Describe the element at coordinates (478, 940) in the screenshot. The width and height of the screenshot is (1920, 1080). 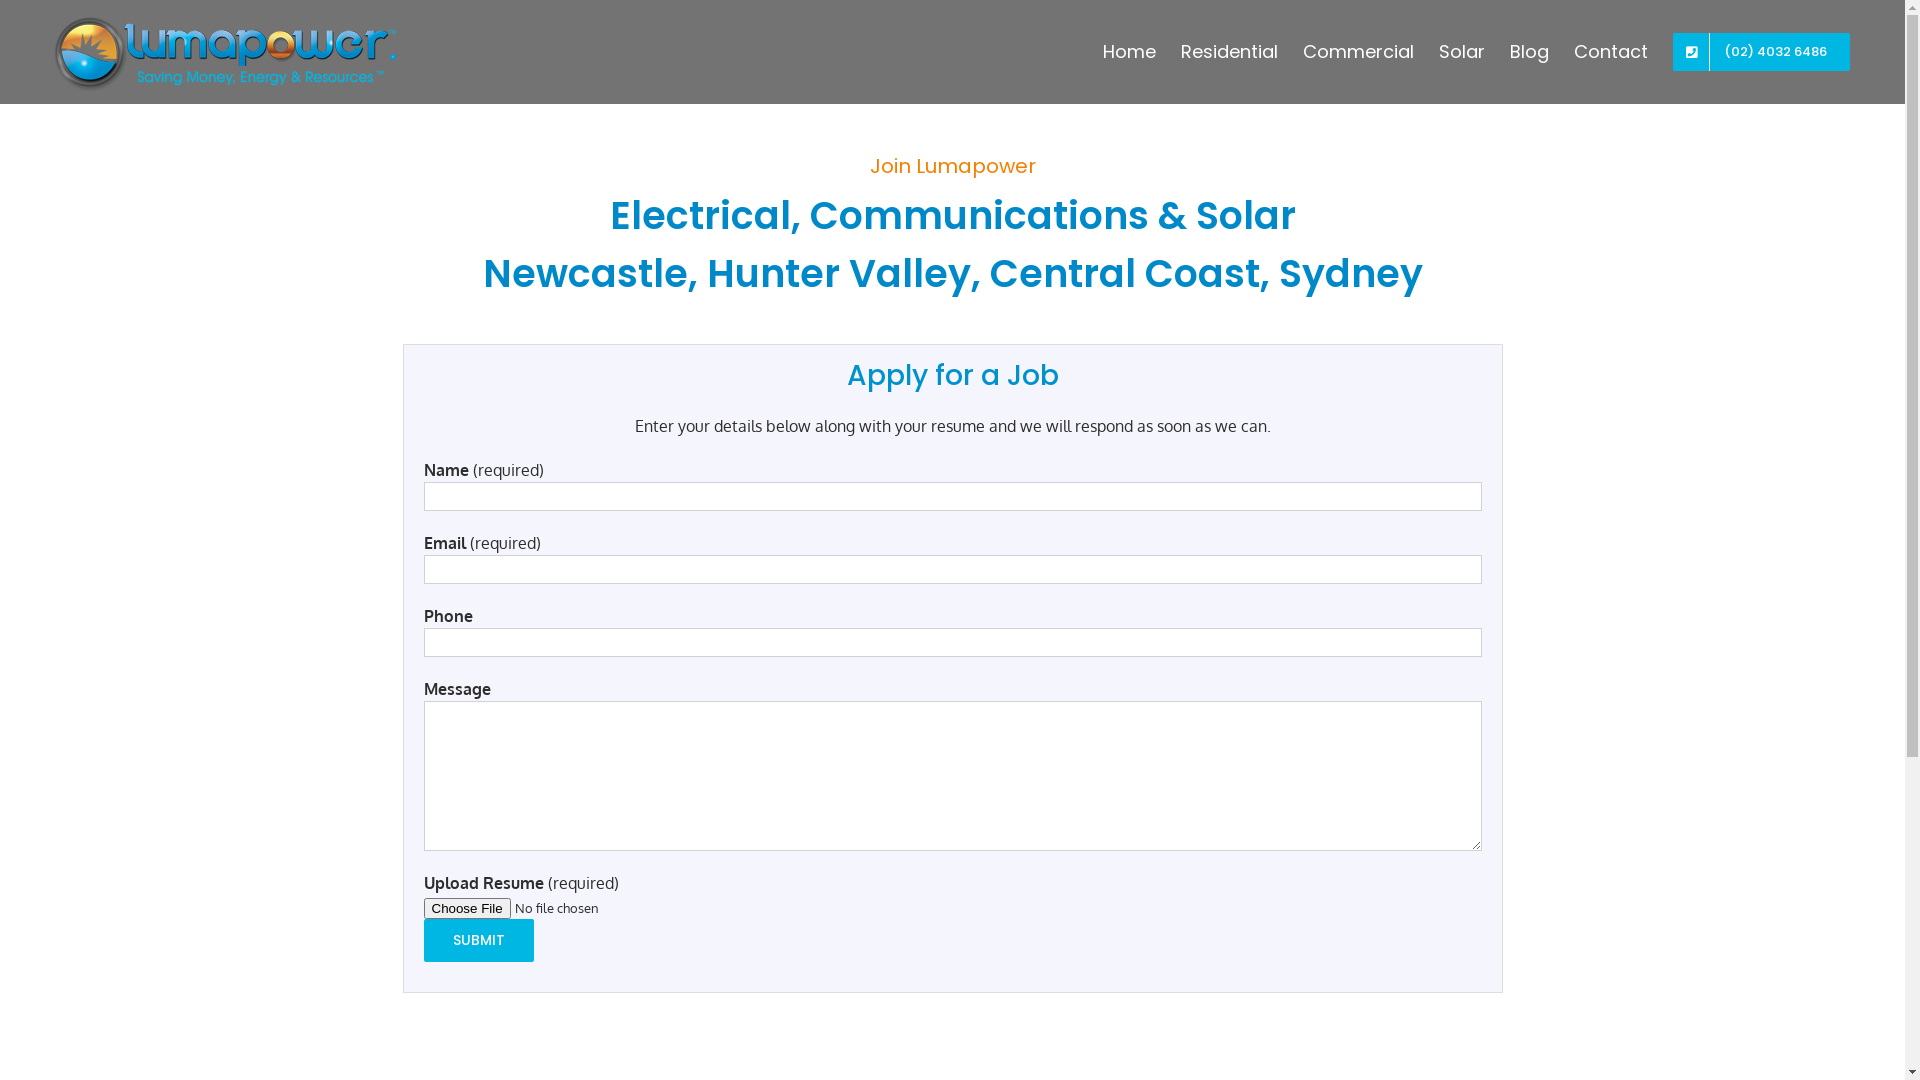
I see `'Submit'` at that location.